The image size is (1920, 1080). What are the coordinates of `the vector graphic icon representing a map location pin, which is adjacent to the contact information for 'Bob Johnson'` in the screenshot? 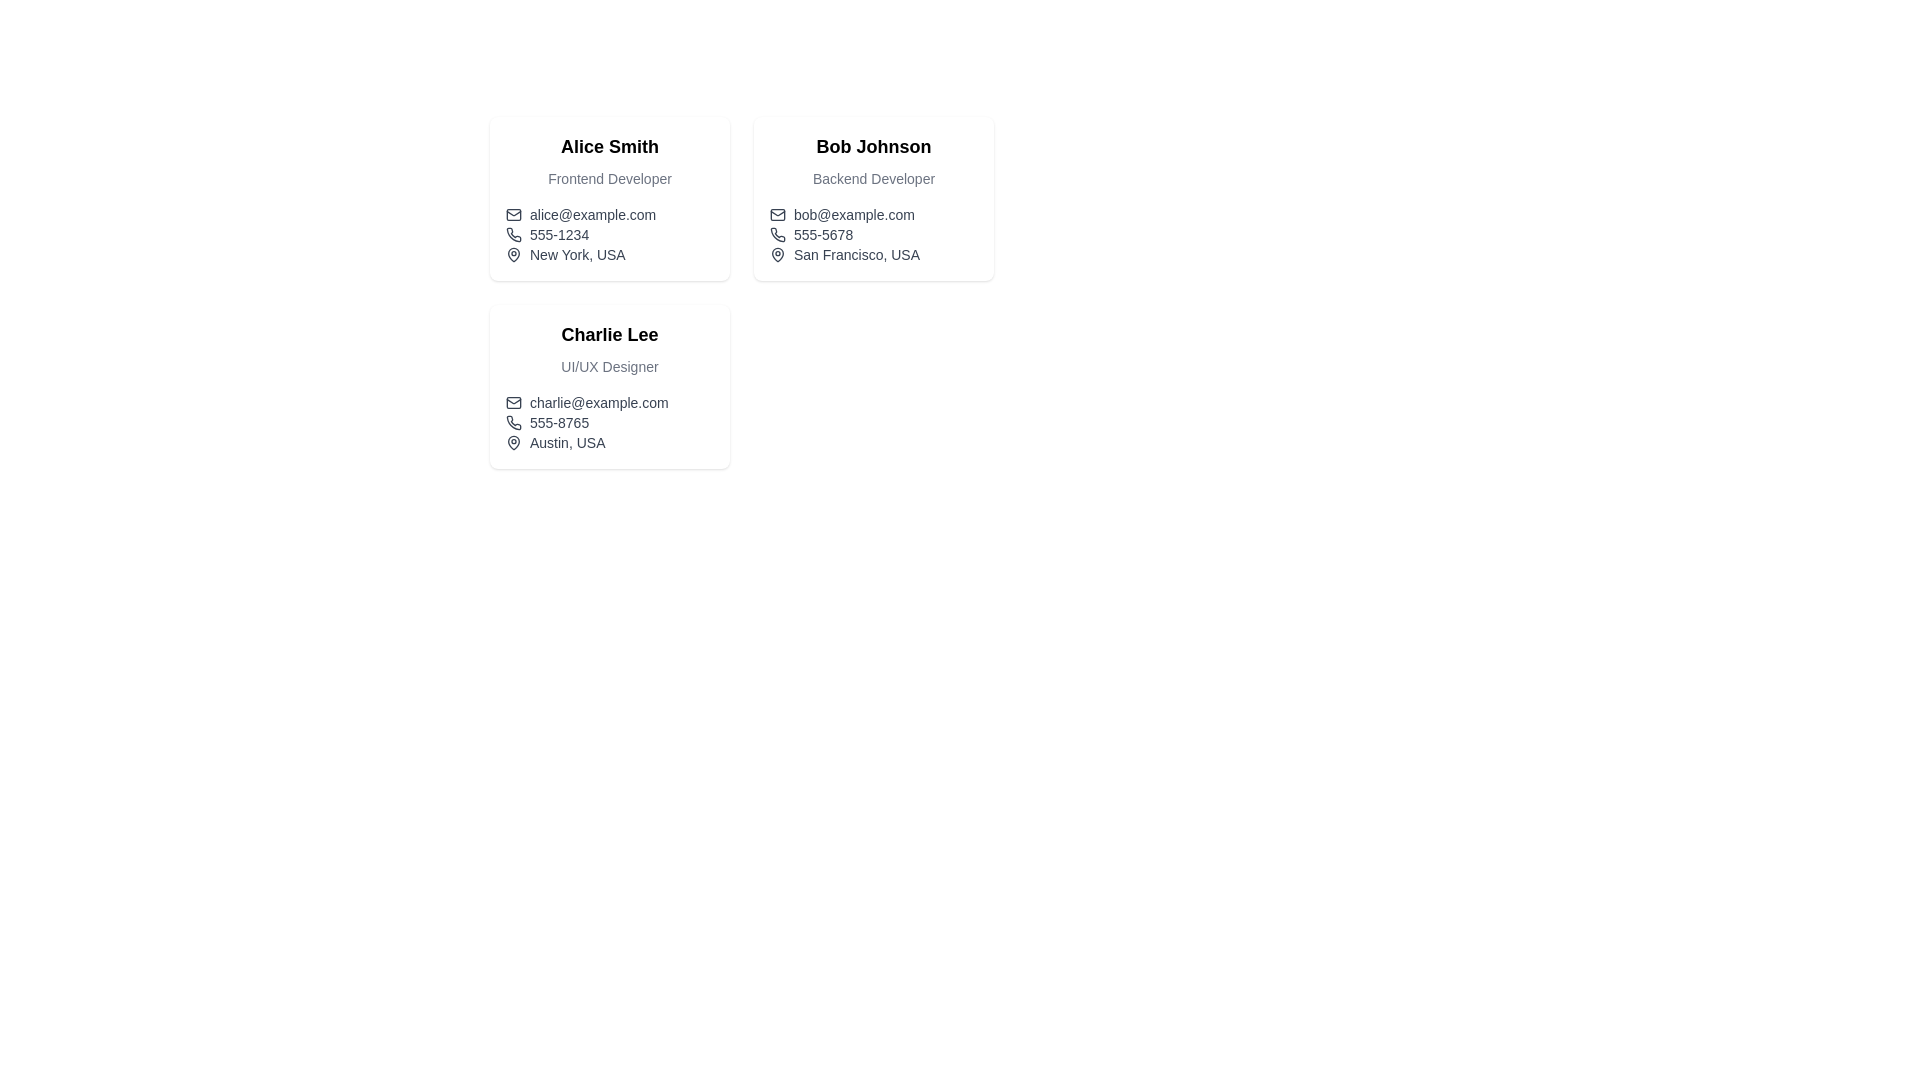 It's located at (776, 253).